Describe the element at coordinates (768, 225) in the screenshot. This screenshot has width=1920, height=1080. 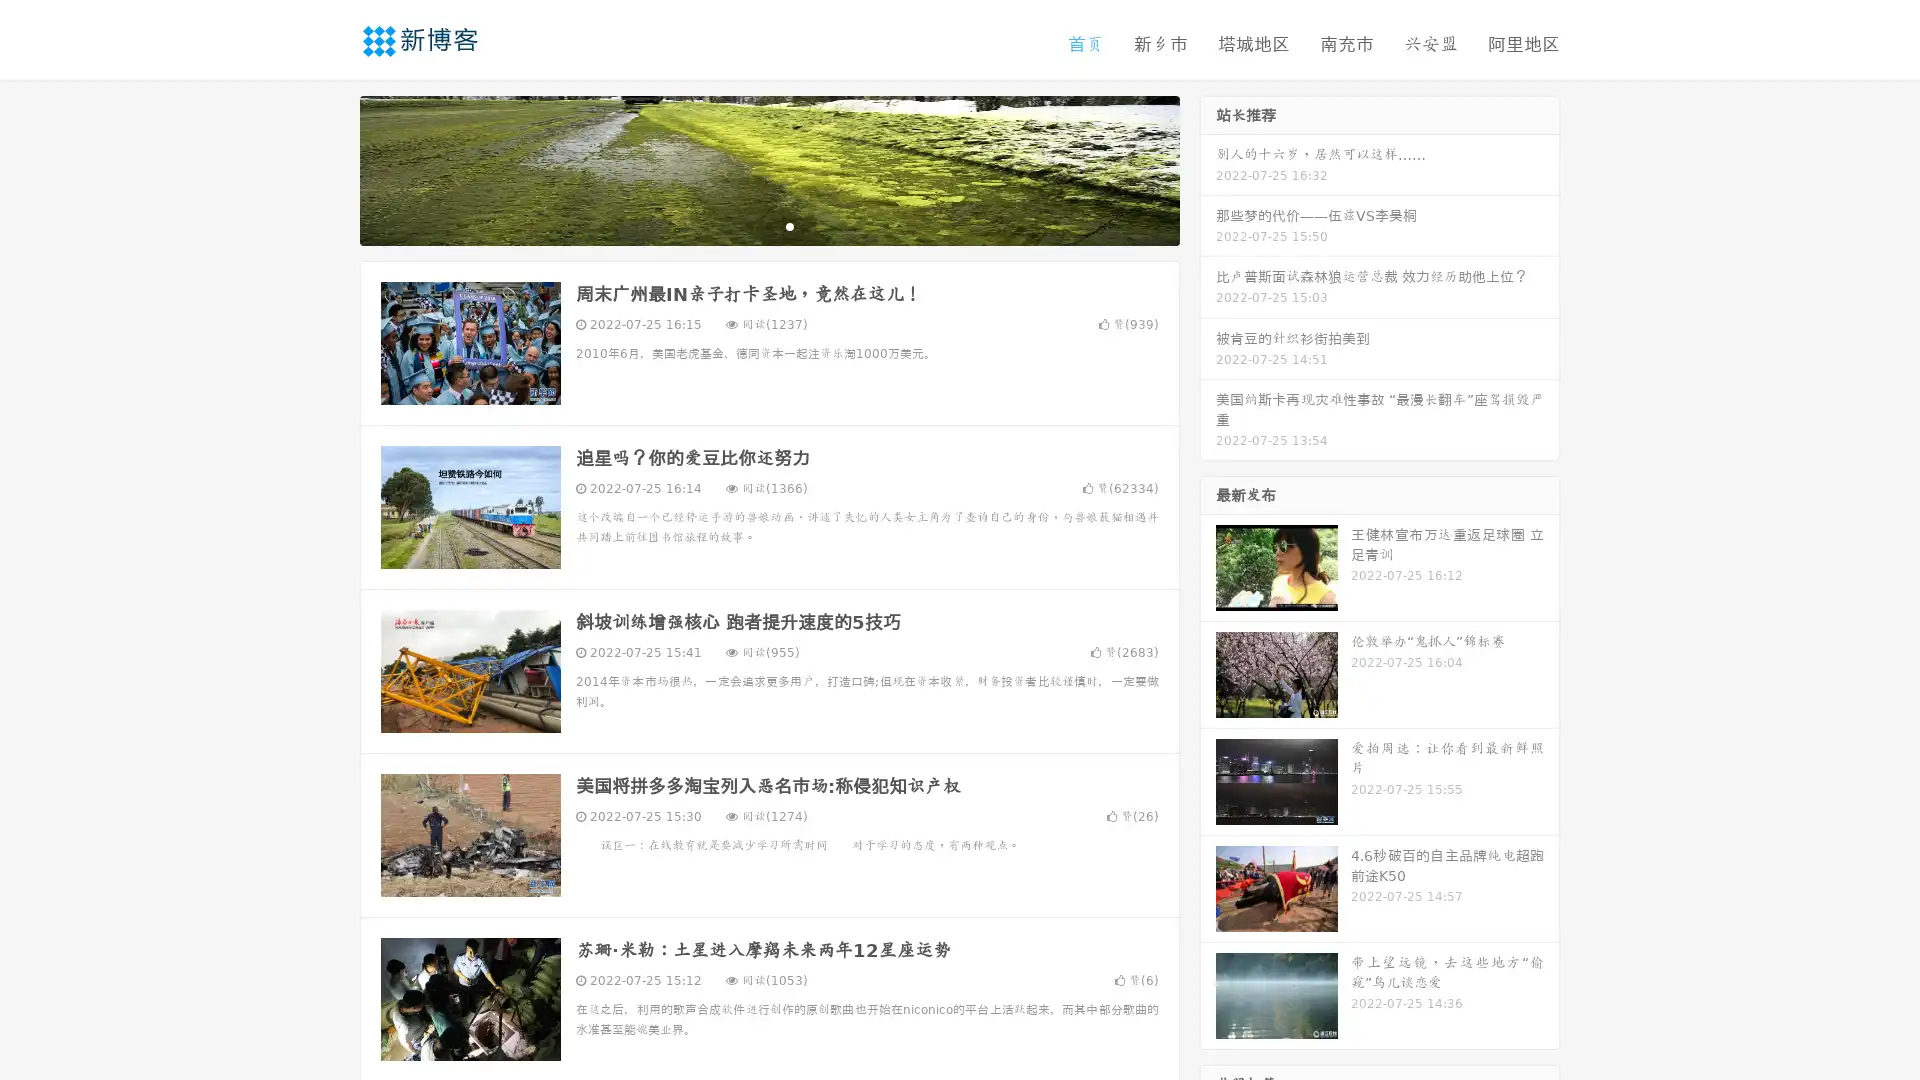
I see `Go to slide 2` at that location.